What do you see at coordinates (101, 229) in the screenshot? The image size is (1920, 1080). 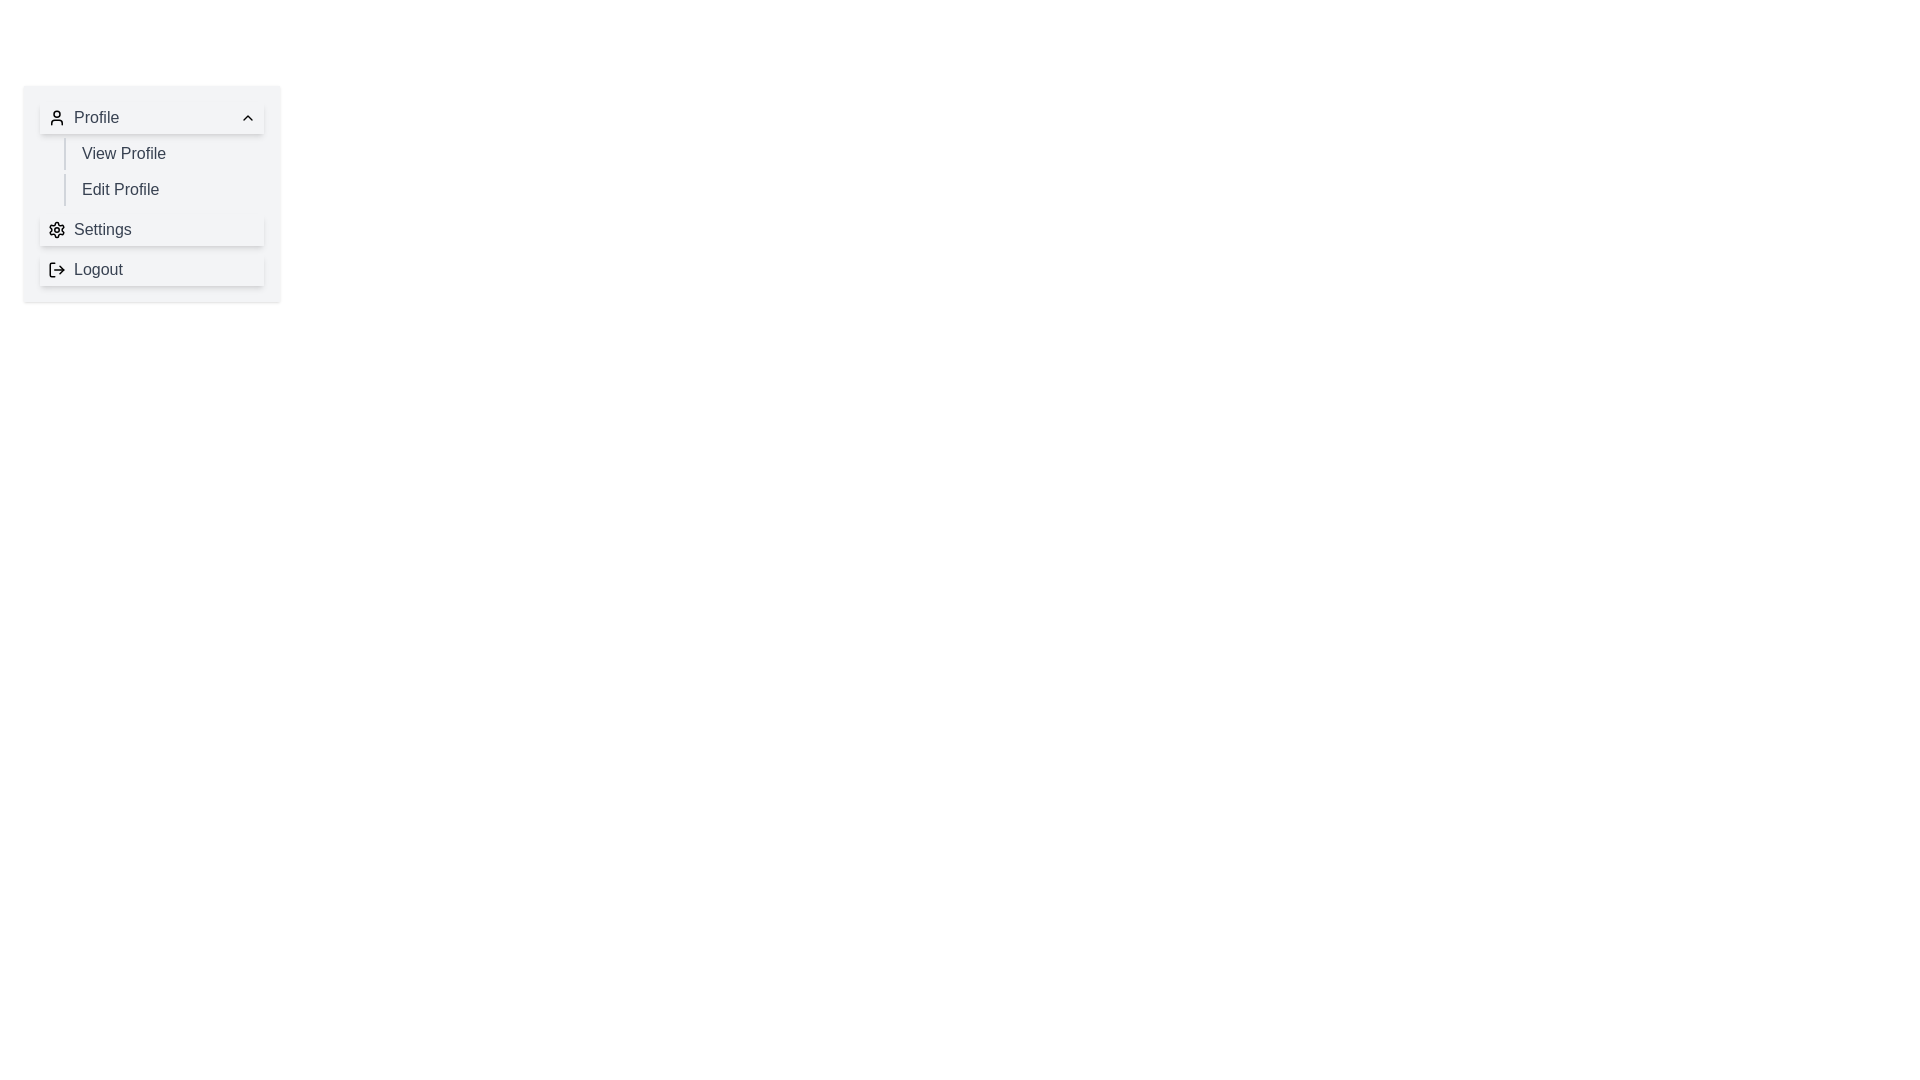 I see `the 'Settings' text label which is positioned immediately to the right of the gear-shaped icon in the vertical menu structure` at bounding box center [101, 229].